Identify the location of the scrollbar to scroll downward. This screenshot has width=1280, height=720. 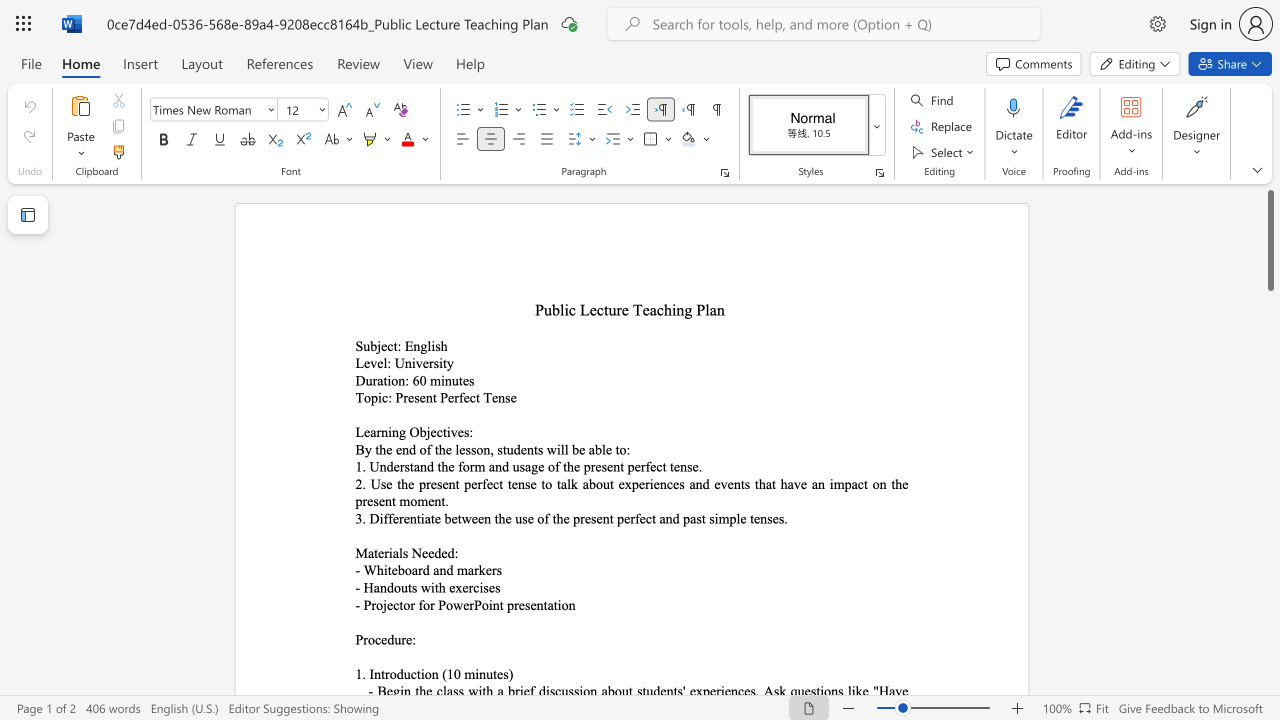
(1269, 550).